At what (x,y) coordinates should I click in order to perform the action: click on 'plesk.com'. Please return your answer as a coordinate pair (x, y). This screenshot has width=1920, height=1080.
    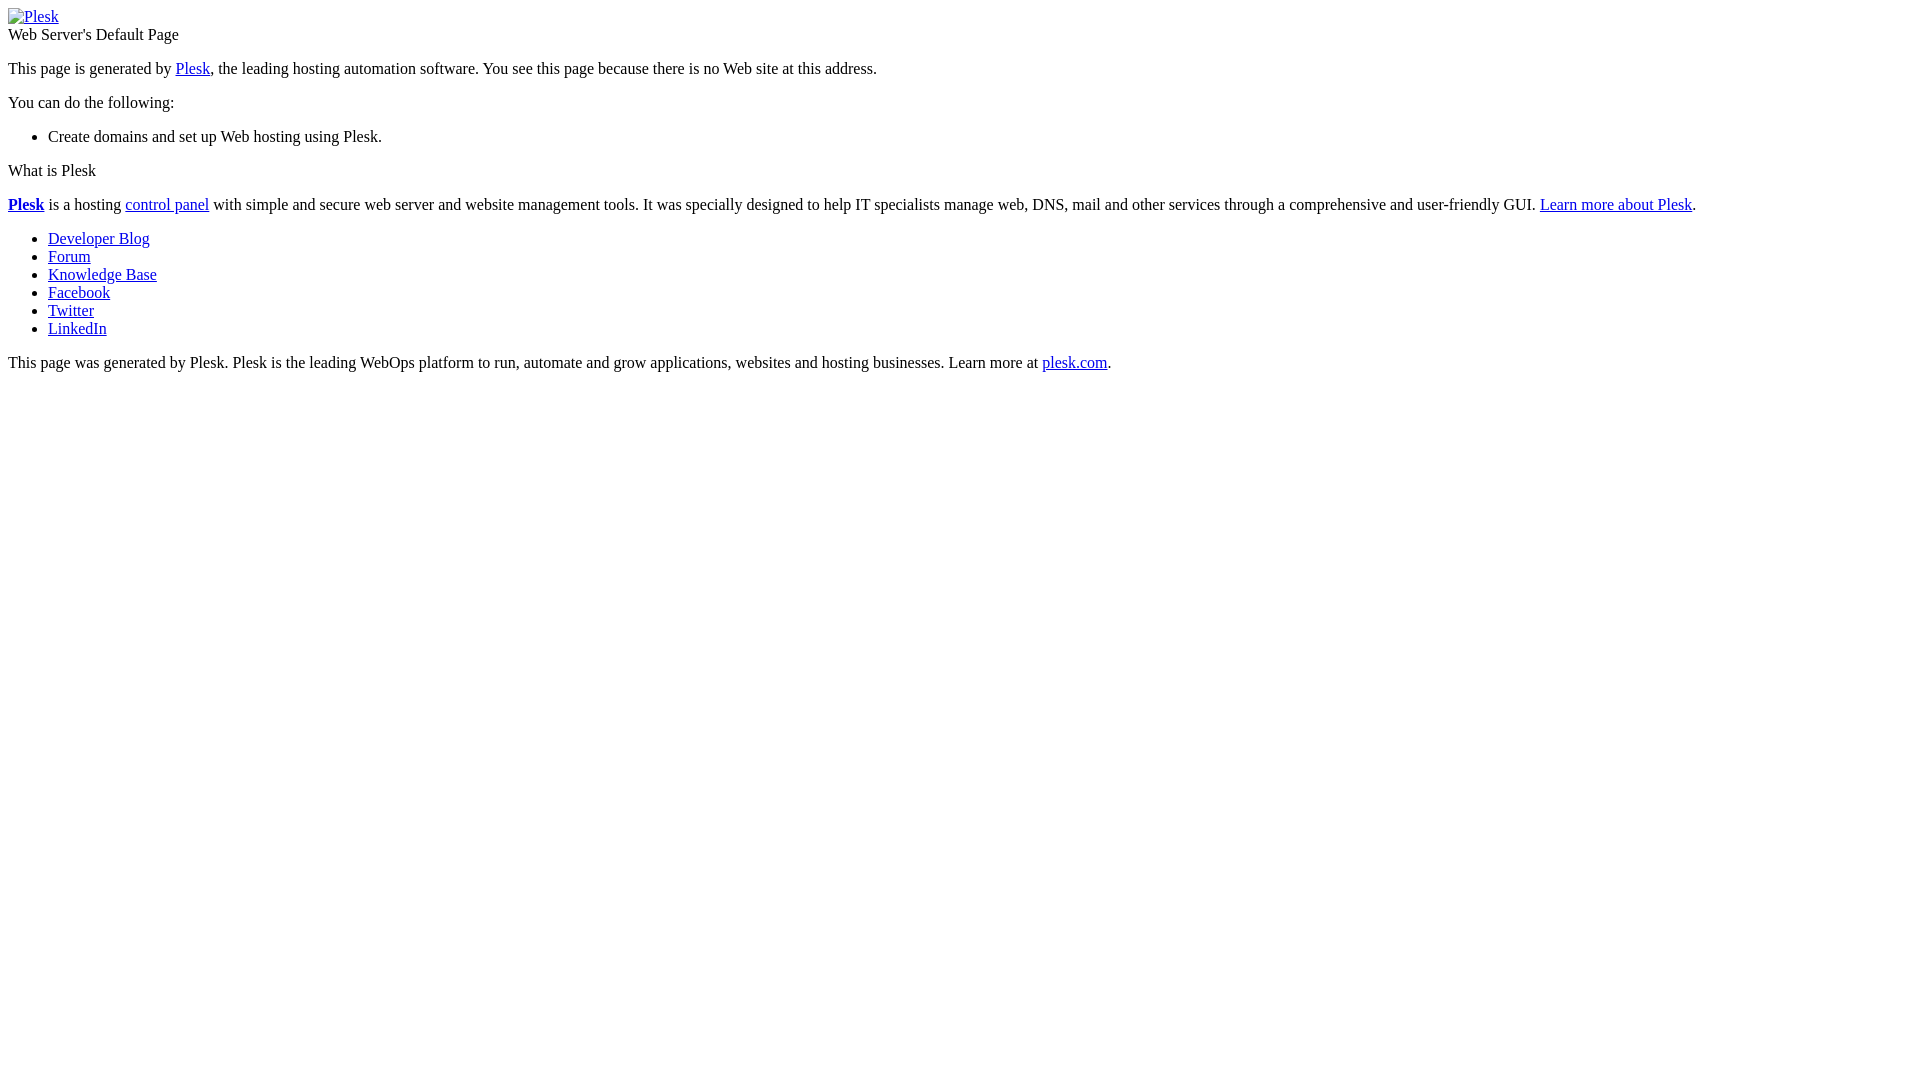
    Looking at the image, I should click on (1073, 362).